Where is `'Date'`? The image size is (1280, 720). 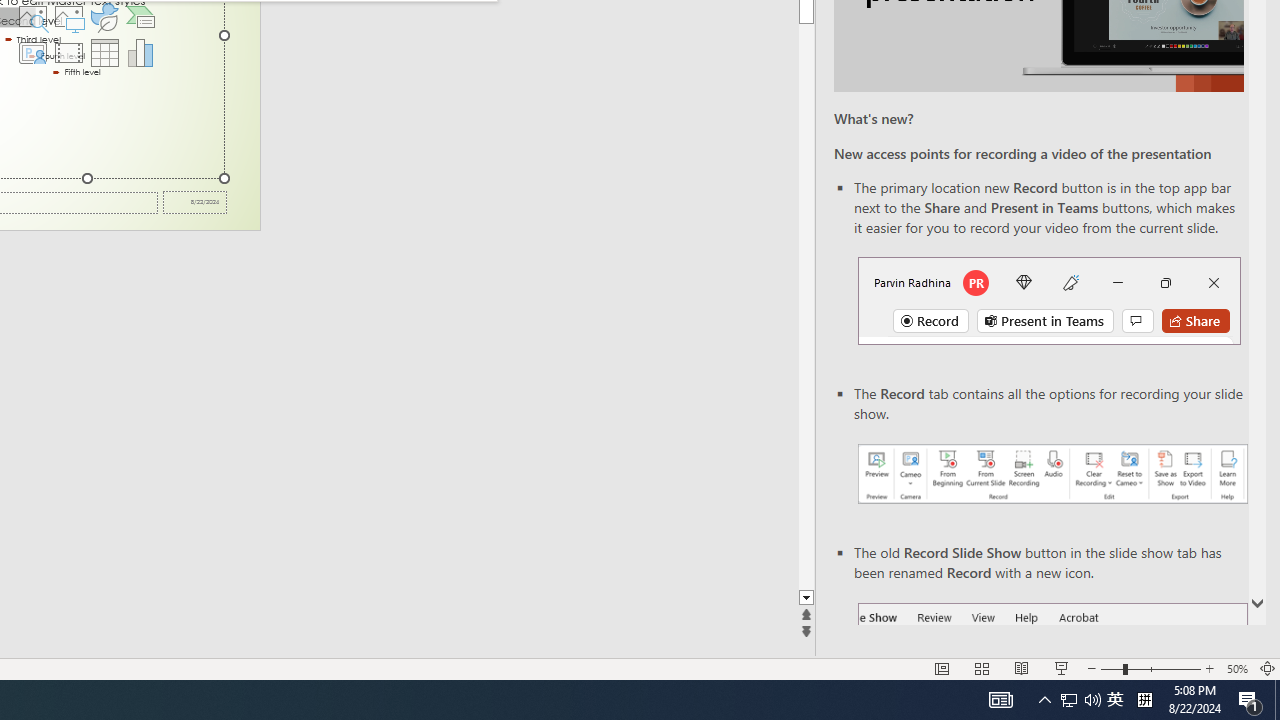
'Date' is located at coordinates (194, 202).